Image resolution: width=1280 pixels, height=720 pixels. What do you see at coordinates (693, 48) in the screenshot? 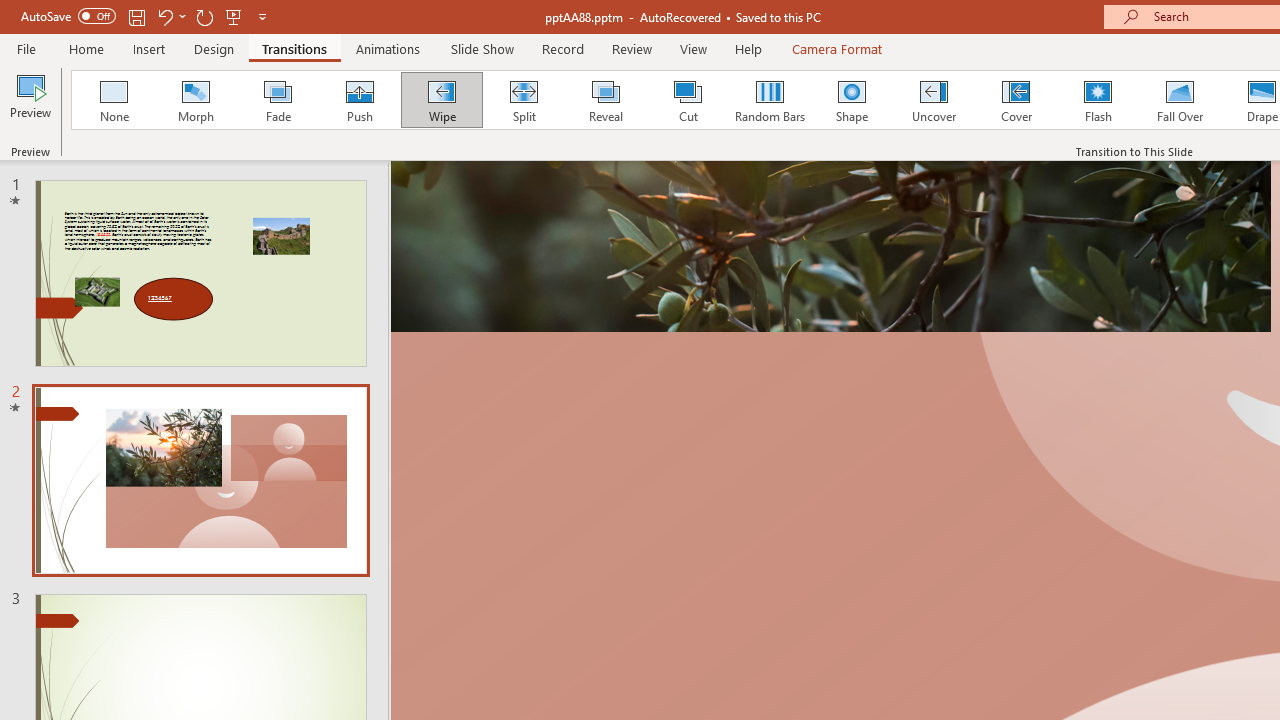
I see `'View'` at bounding box center [693, 48].